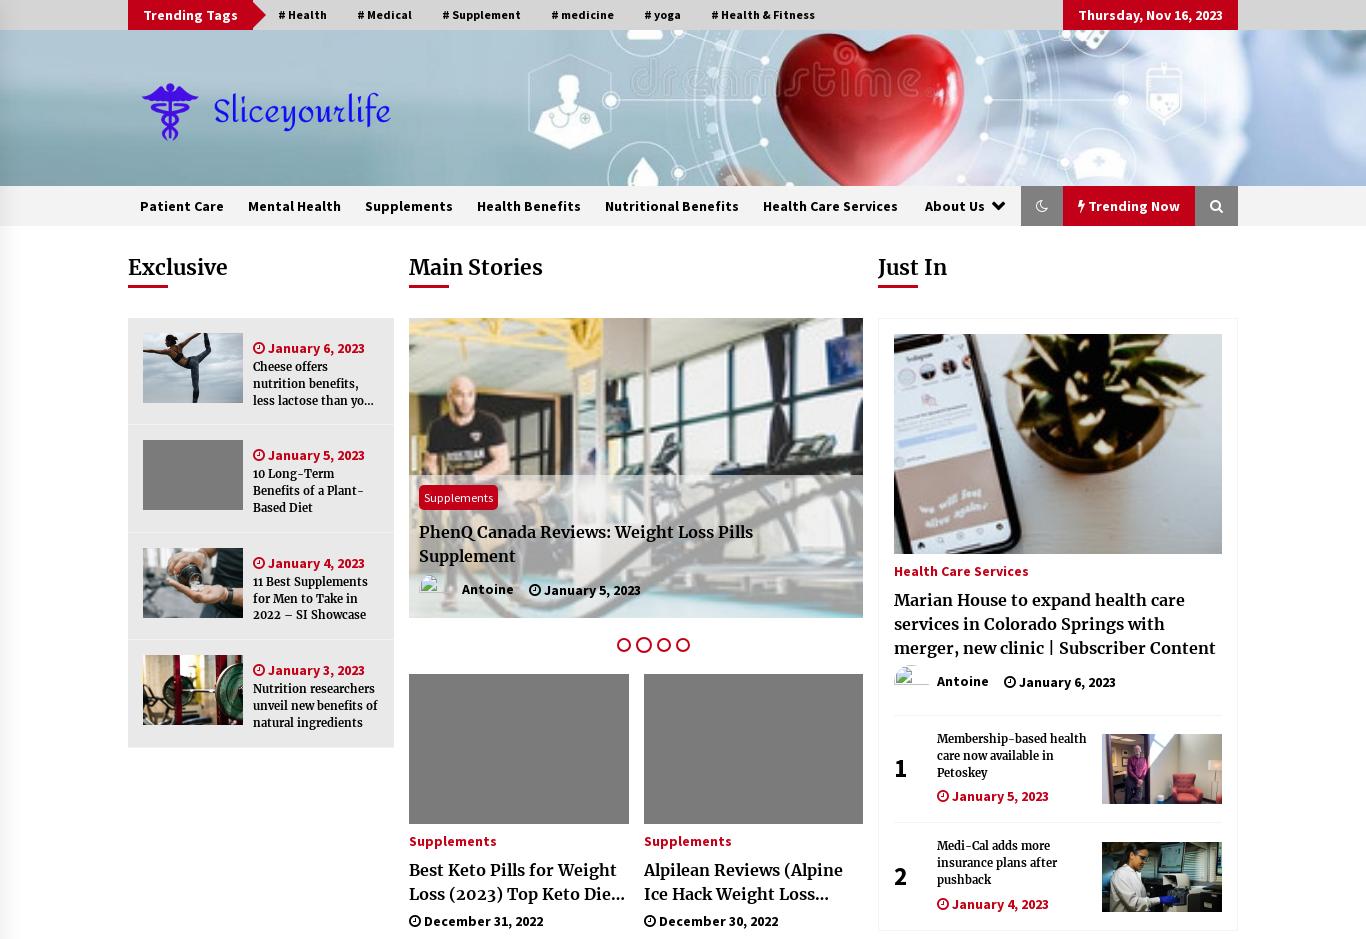 The width and height of the screenshot is (1366, 939). Describe the element at coordinates (315, 704) in the screenshot. I see `'Nutrition researchers unveil new benefits of natural ingredients'` at that location.